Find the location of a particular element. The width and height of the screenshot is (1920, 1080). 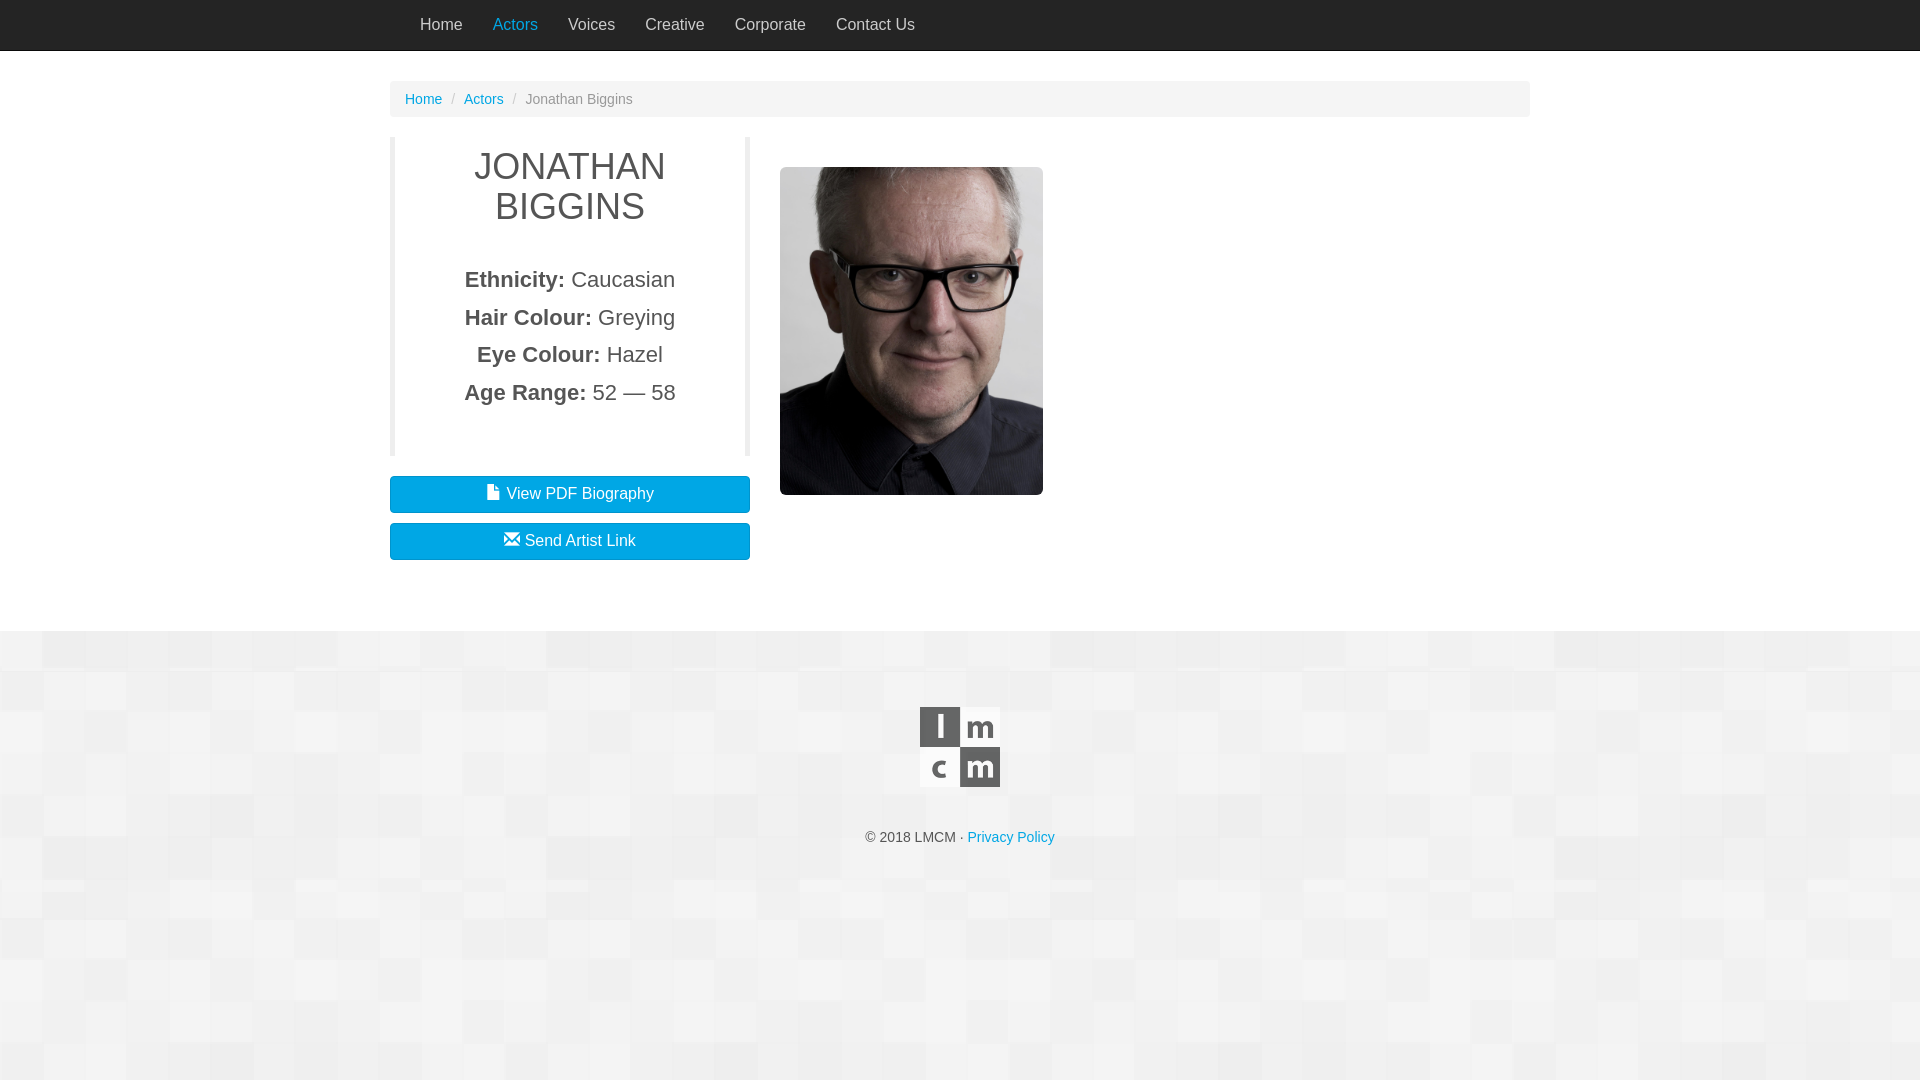

'Home' is located at coordinates (422, 99).